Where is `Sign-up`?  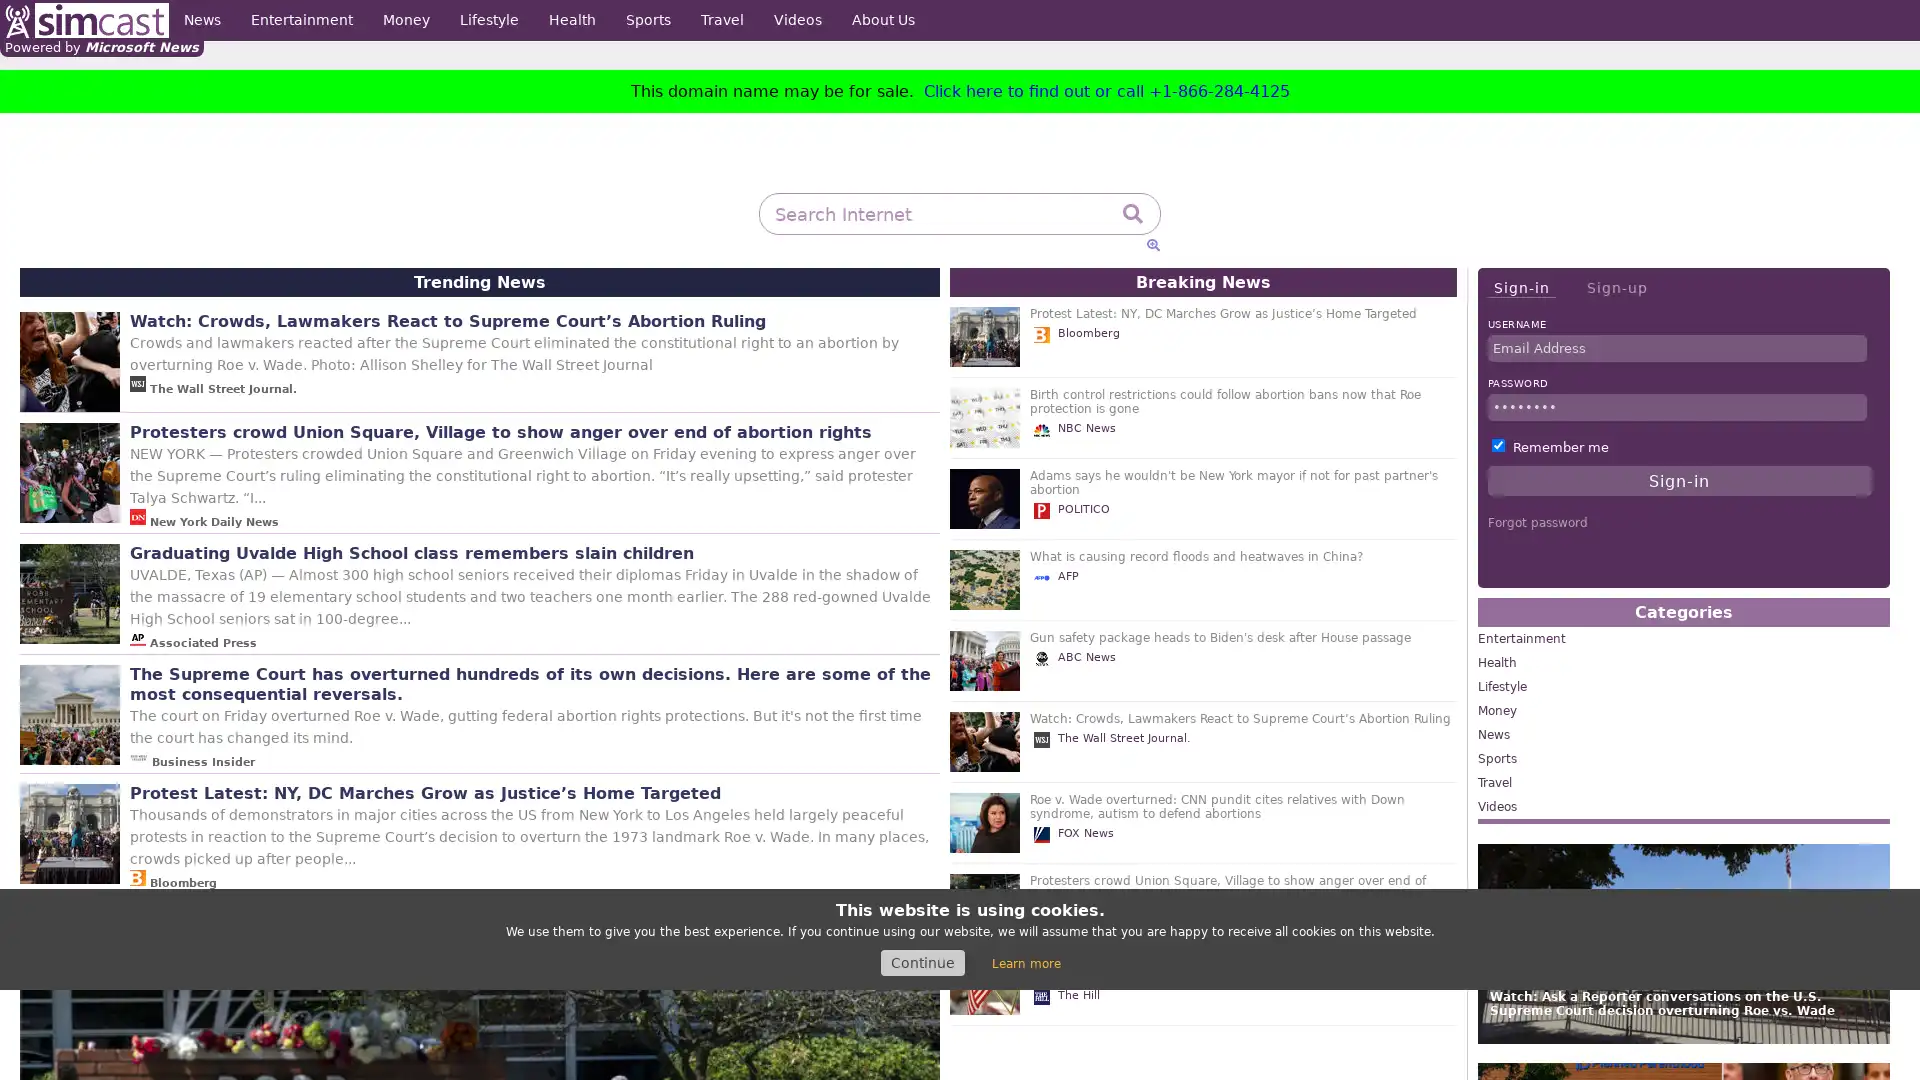
Sign-up is located at coordinates (1616, 288).